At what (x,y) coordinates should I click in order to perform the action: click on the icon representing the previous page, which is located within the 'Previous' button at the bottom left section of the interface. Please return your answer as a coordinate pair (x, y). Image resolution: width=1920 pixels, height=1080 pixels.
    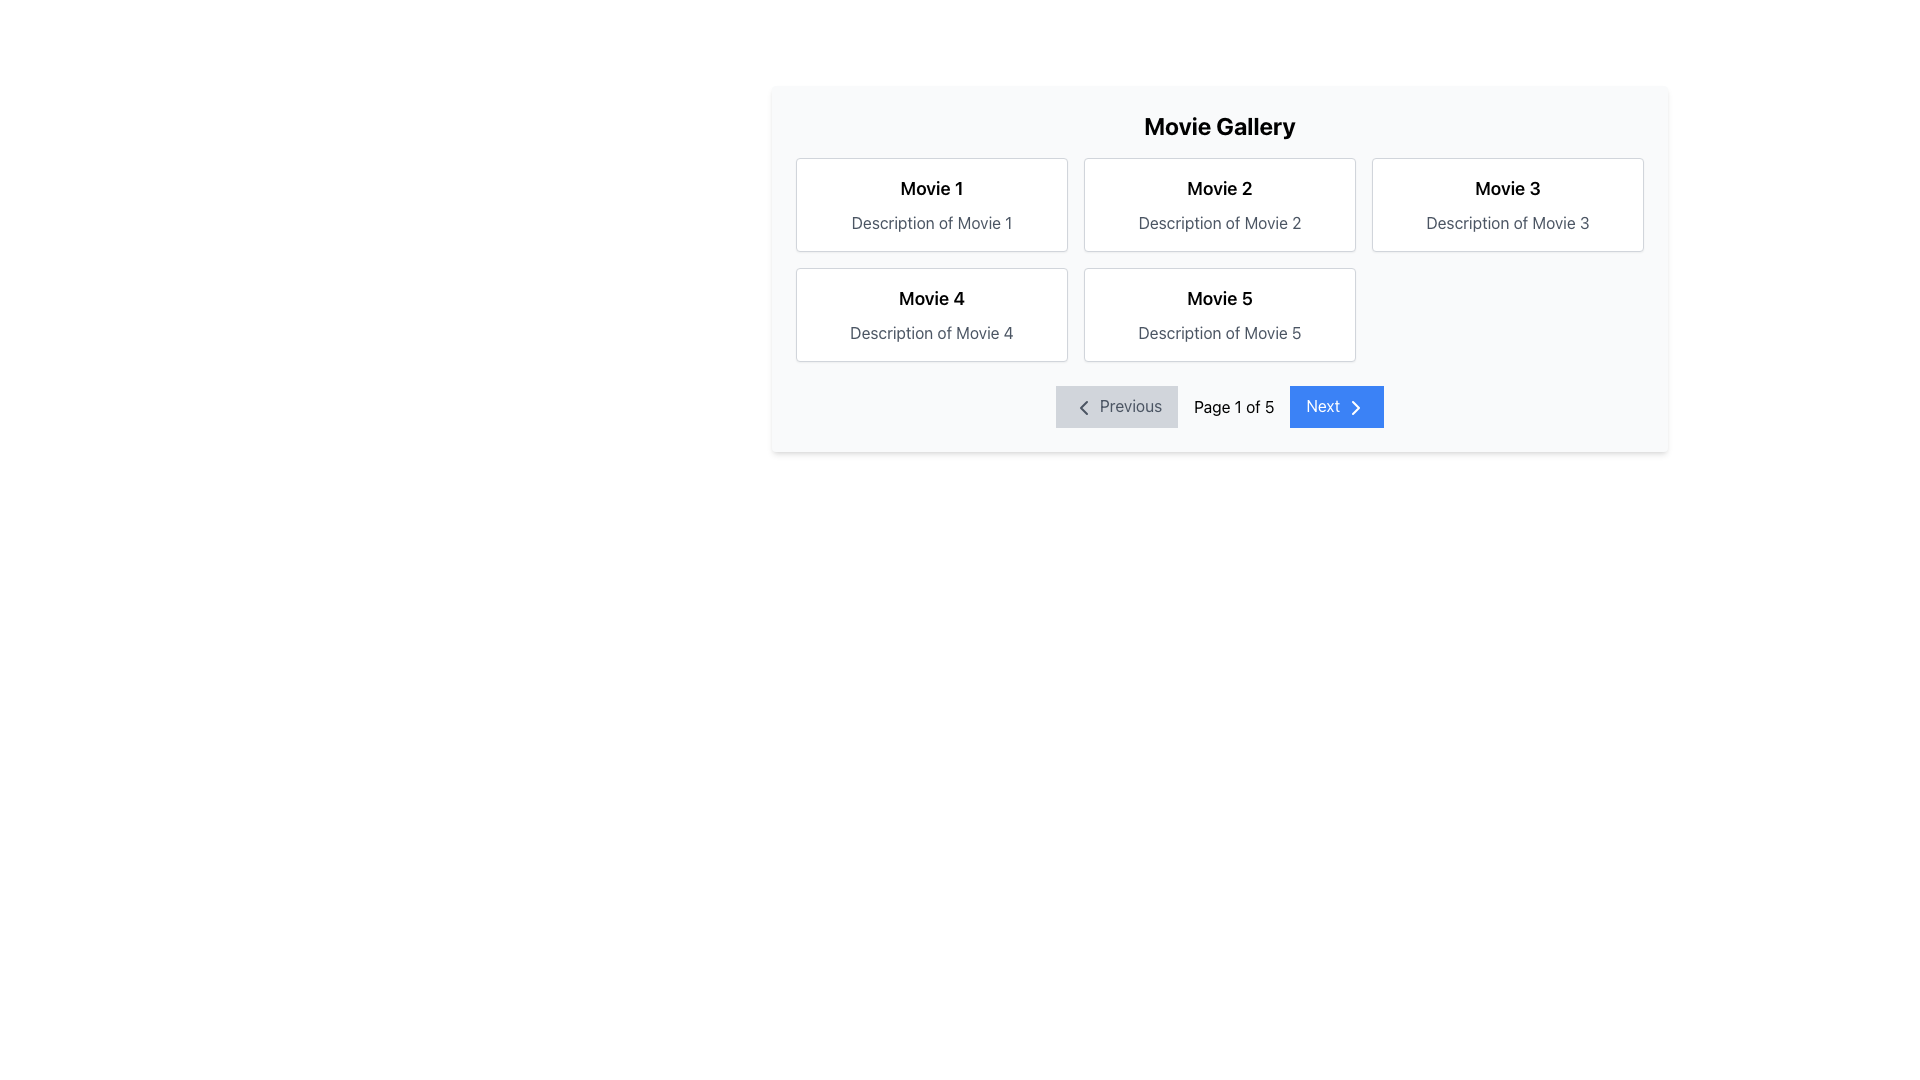
    Looking at the image, I should click on (1082, 406).